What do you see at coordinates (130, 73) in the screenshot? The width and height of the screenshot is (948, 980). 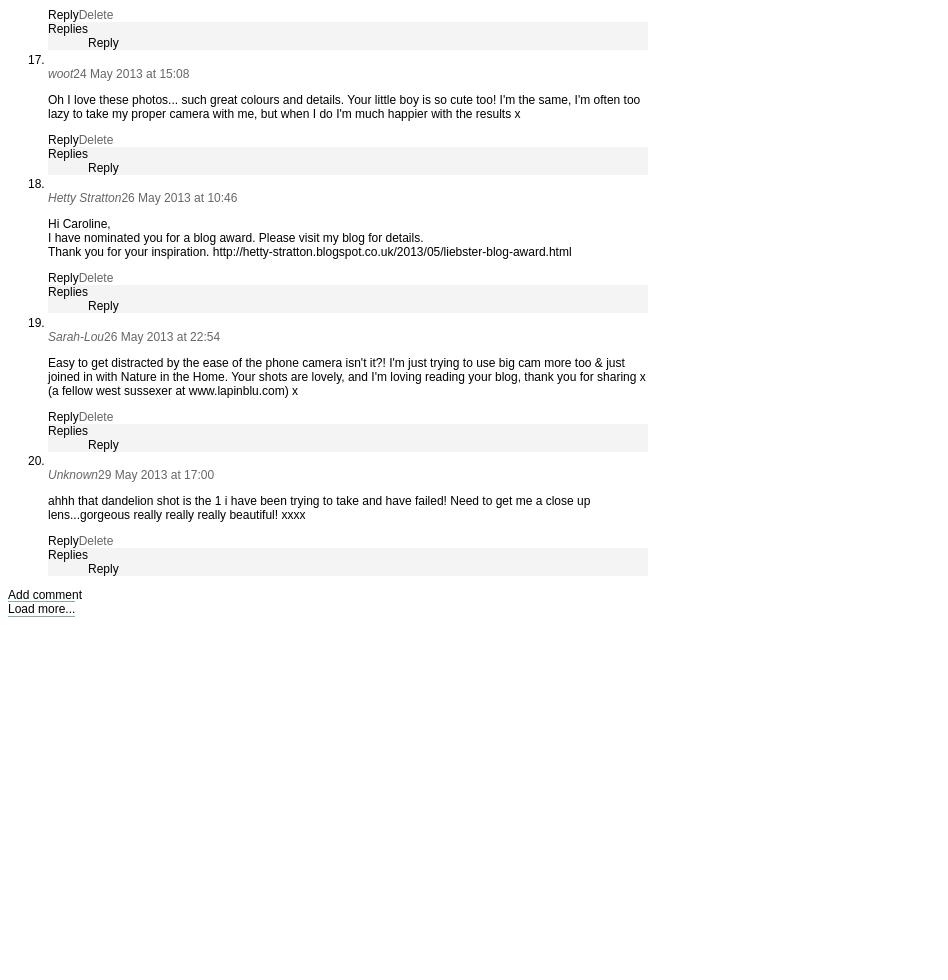 I see `'24 May 2013 at 15:08'` at bounding box center [130, 73].